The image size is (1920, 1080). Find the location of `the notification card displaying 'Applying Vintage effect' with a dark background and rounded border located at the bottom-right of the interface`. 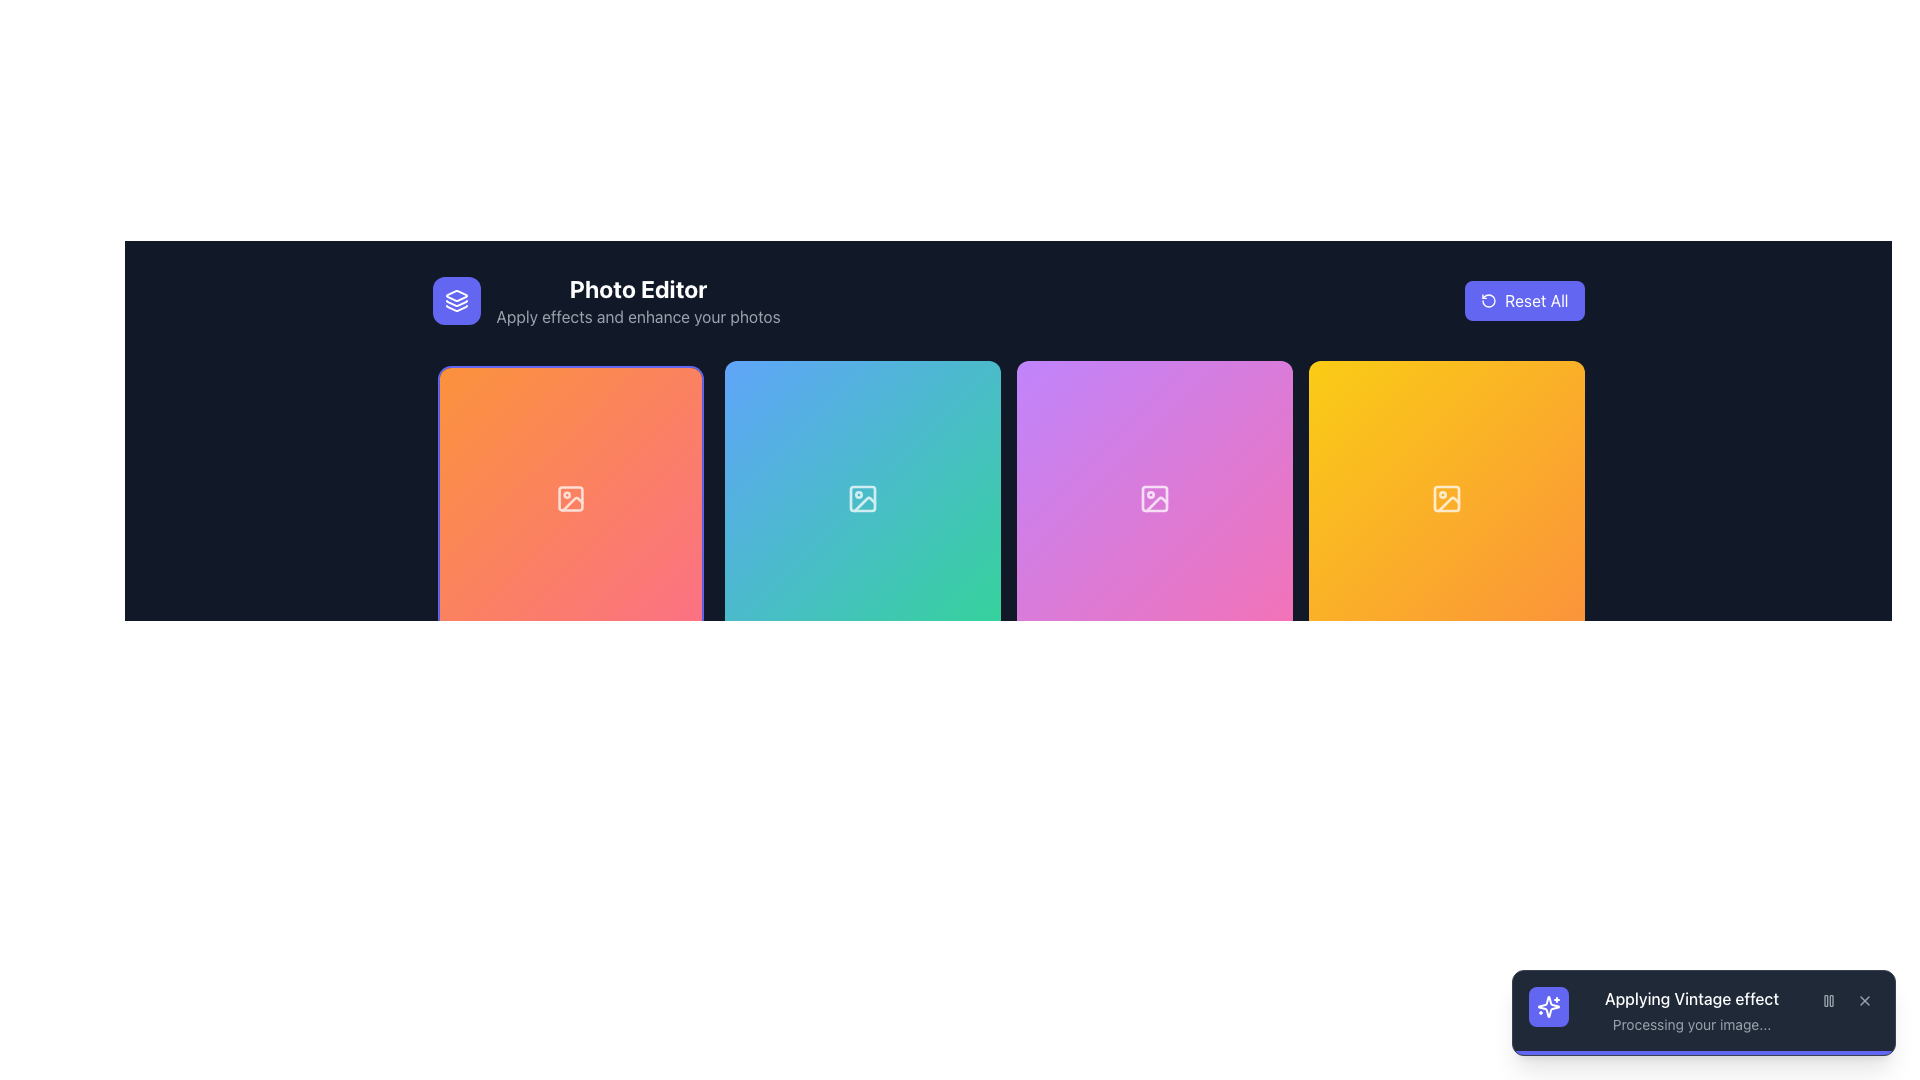

the notification card displaying 'Applying Vintage effect' with a dark background and rounded border located at the bottom-right of the interface is located at coordinates (1703, 1013).